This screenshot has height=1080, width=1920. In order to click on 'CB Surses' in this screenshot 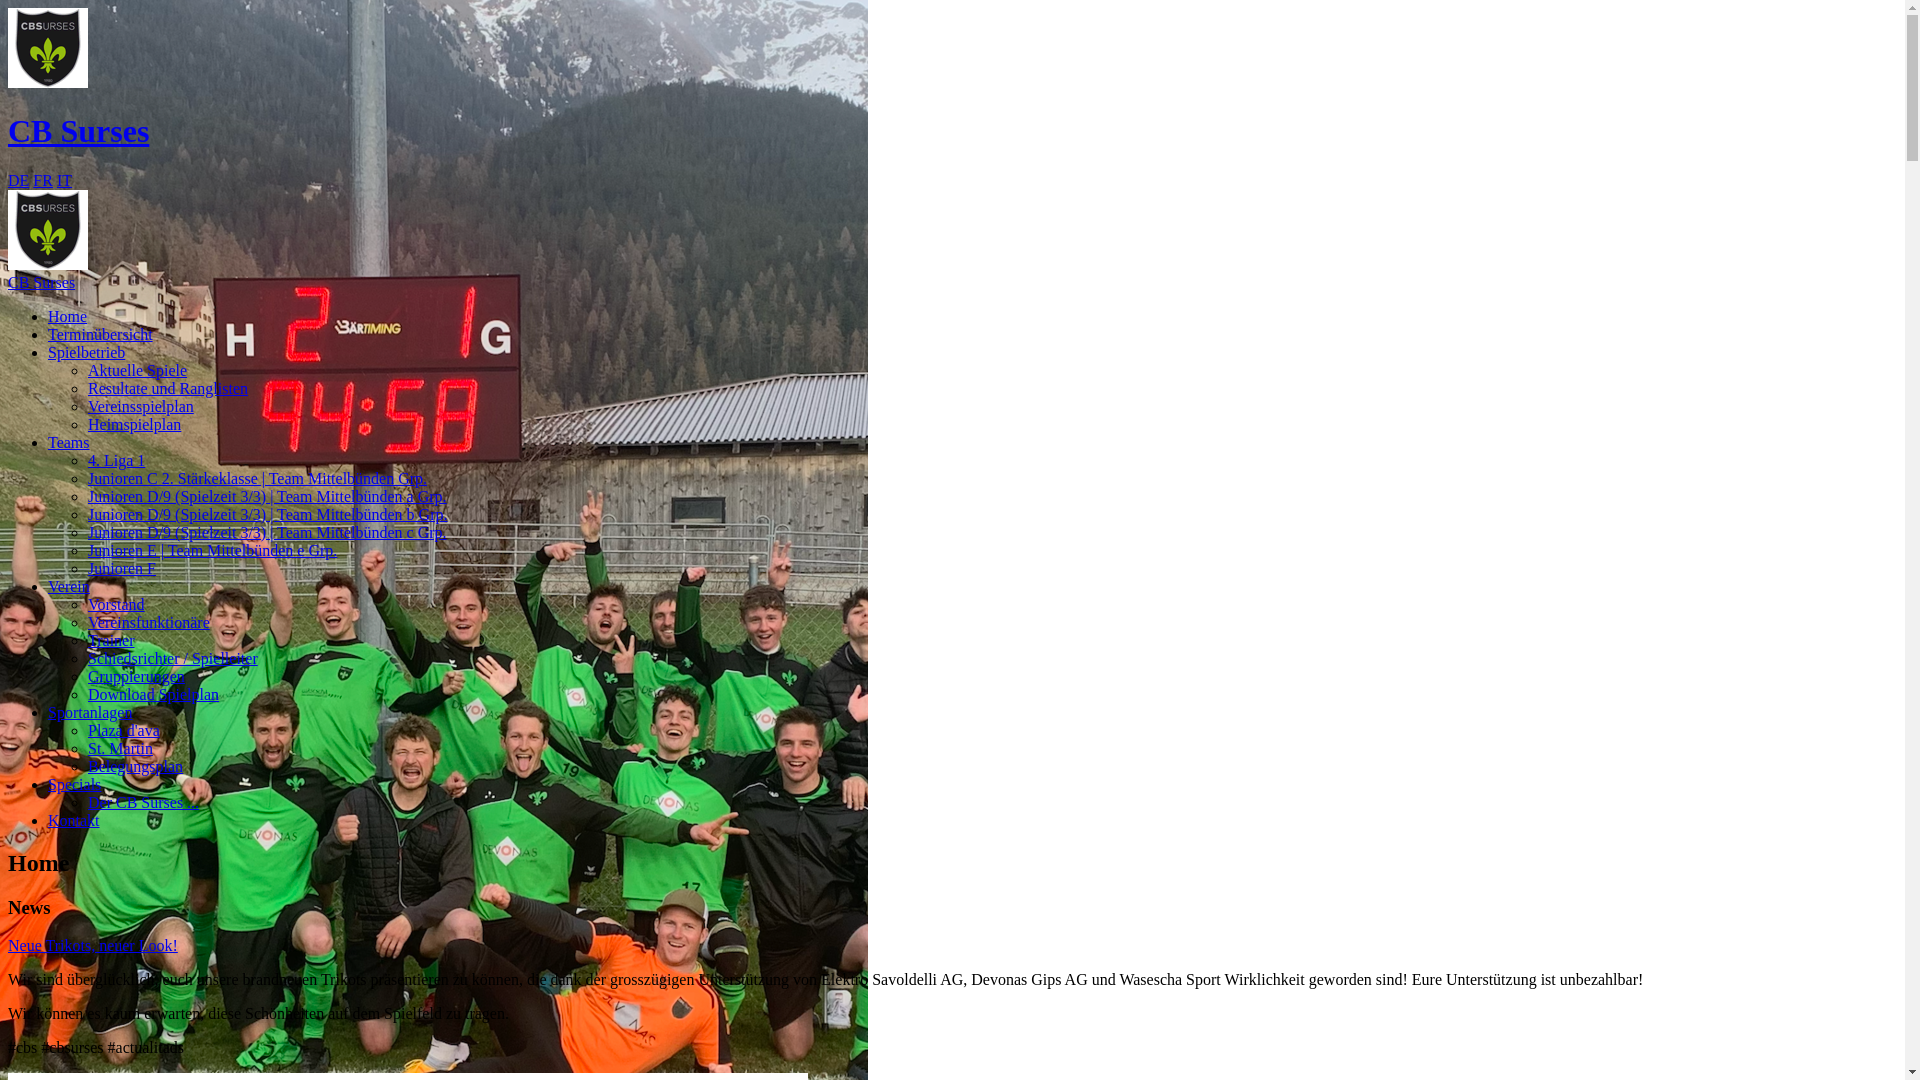, I will do `click(48, 46)`.